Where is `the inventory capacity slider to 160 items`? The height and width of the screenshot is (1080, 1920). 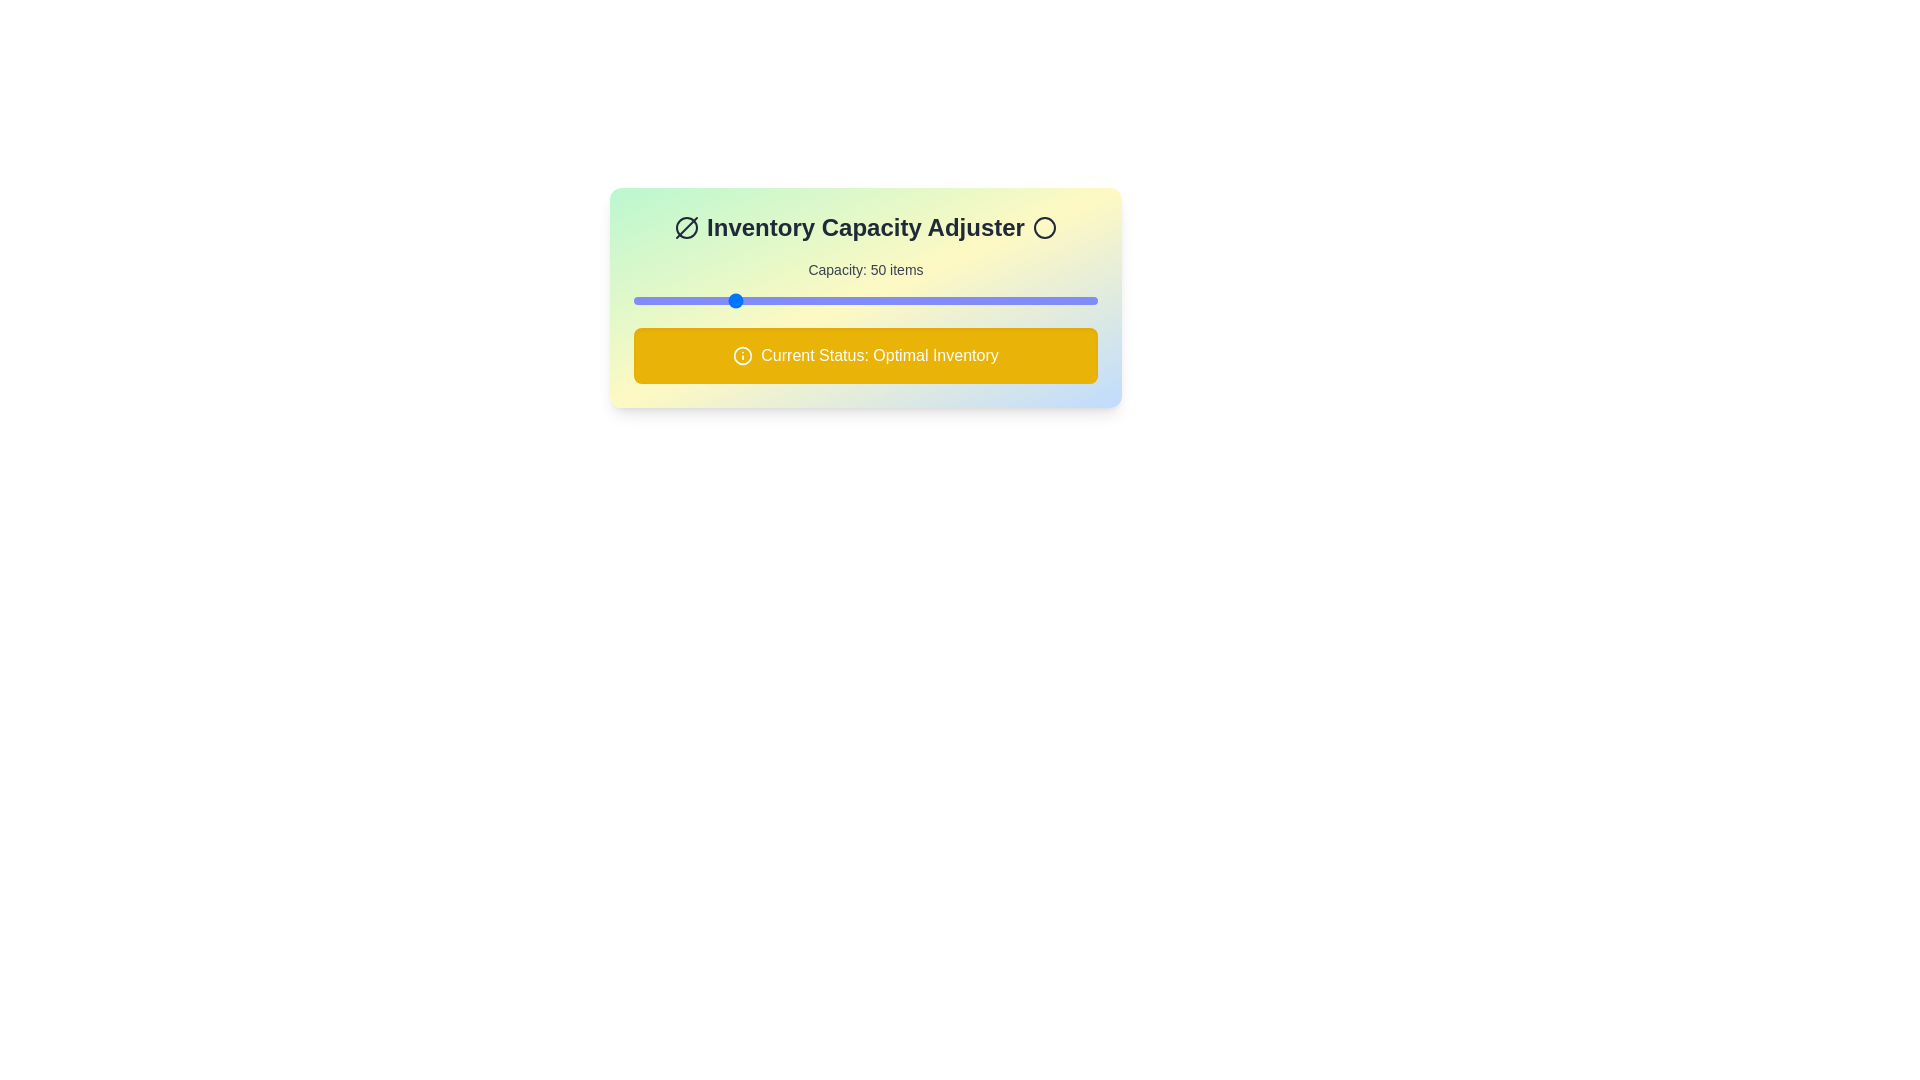 the inventory capacity slider to 160 items is located at coordinates (1000, 300).